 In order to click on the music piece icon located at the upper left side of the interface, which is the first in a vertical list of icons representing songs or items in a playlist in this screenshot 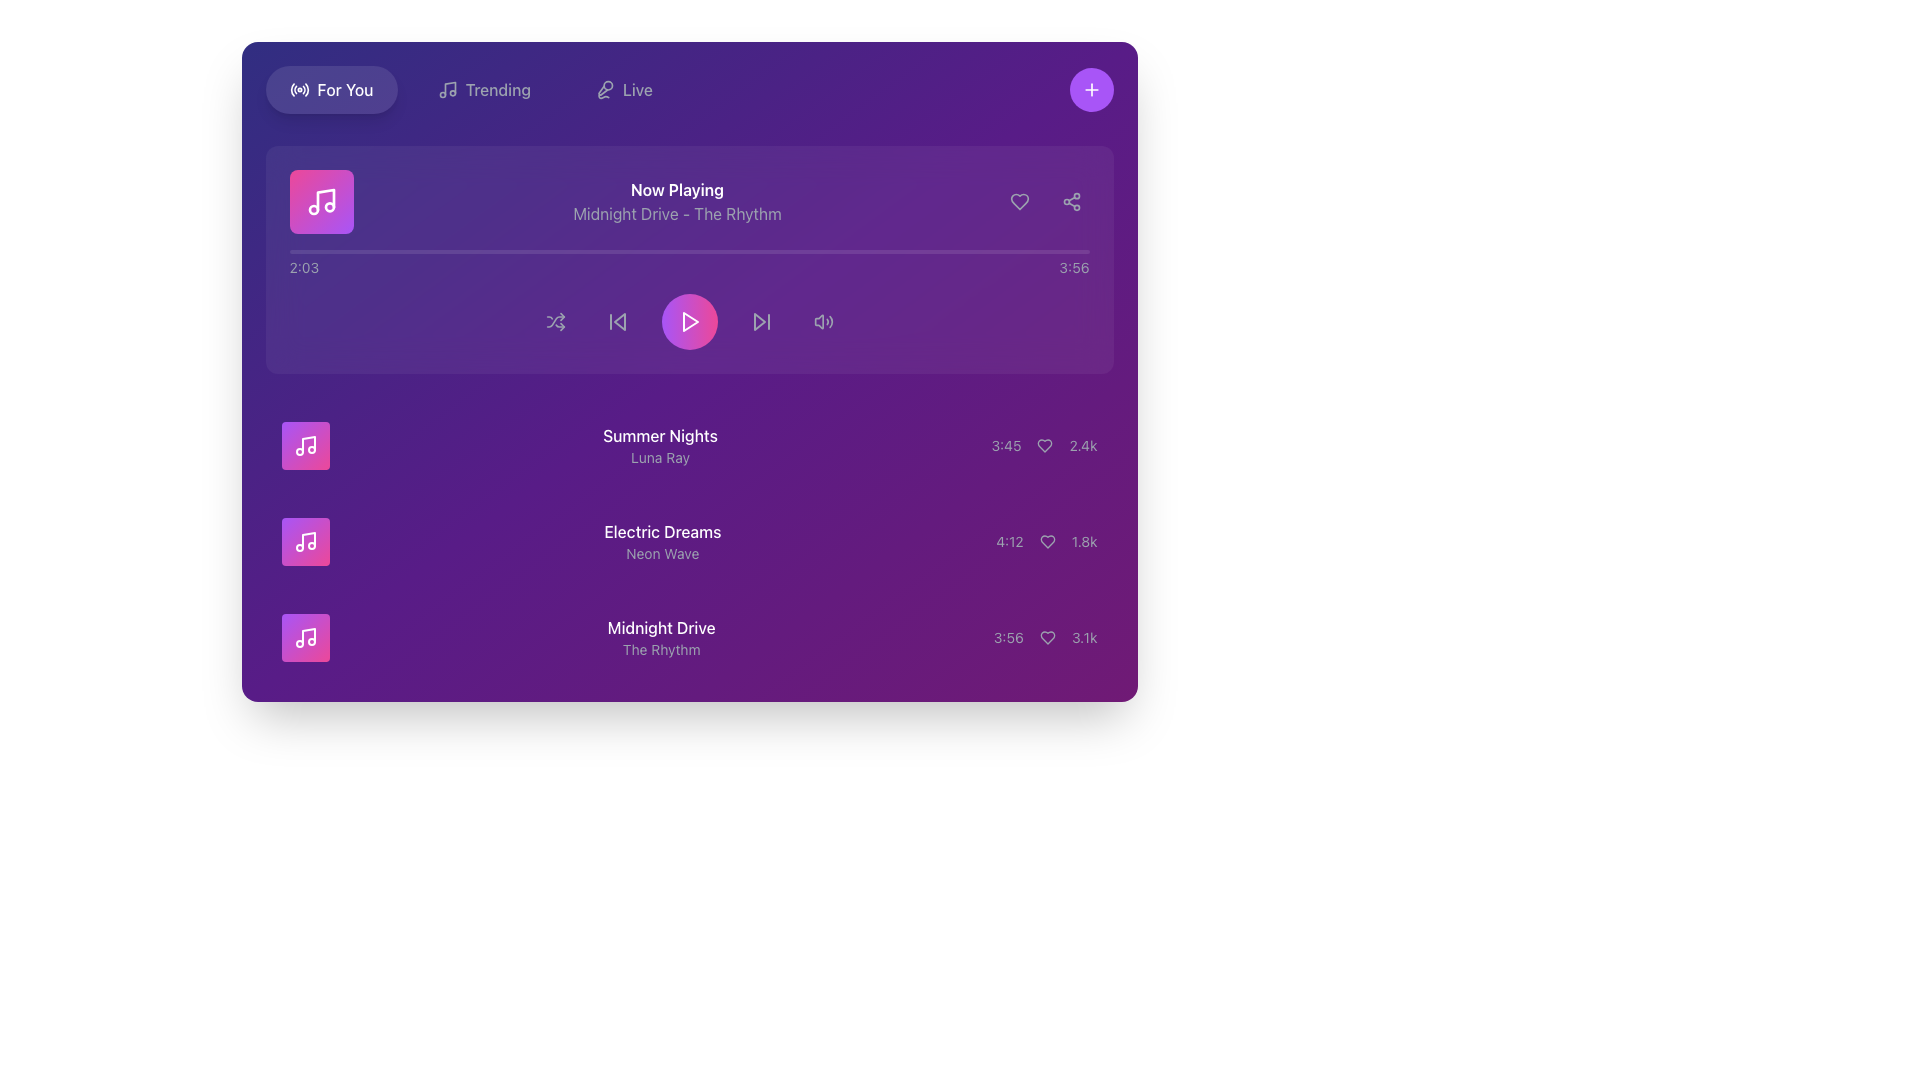, I will do `click(304, 445)`.